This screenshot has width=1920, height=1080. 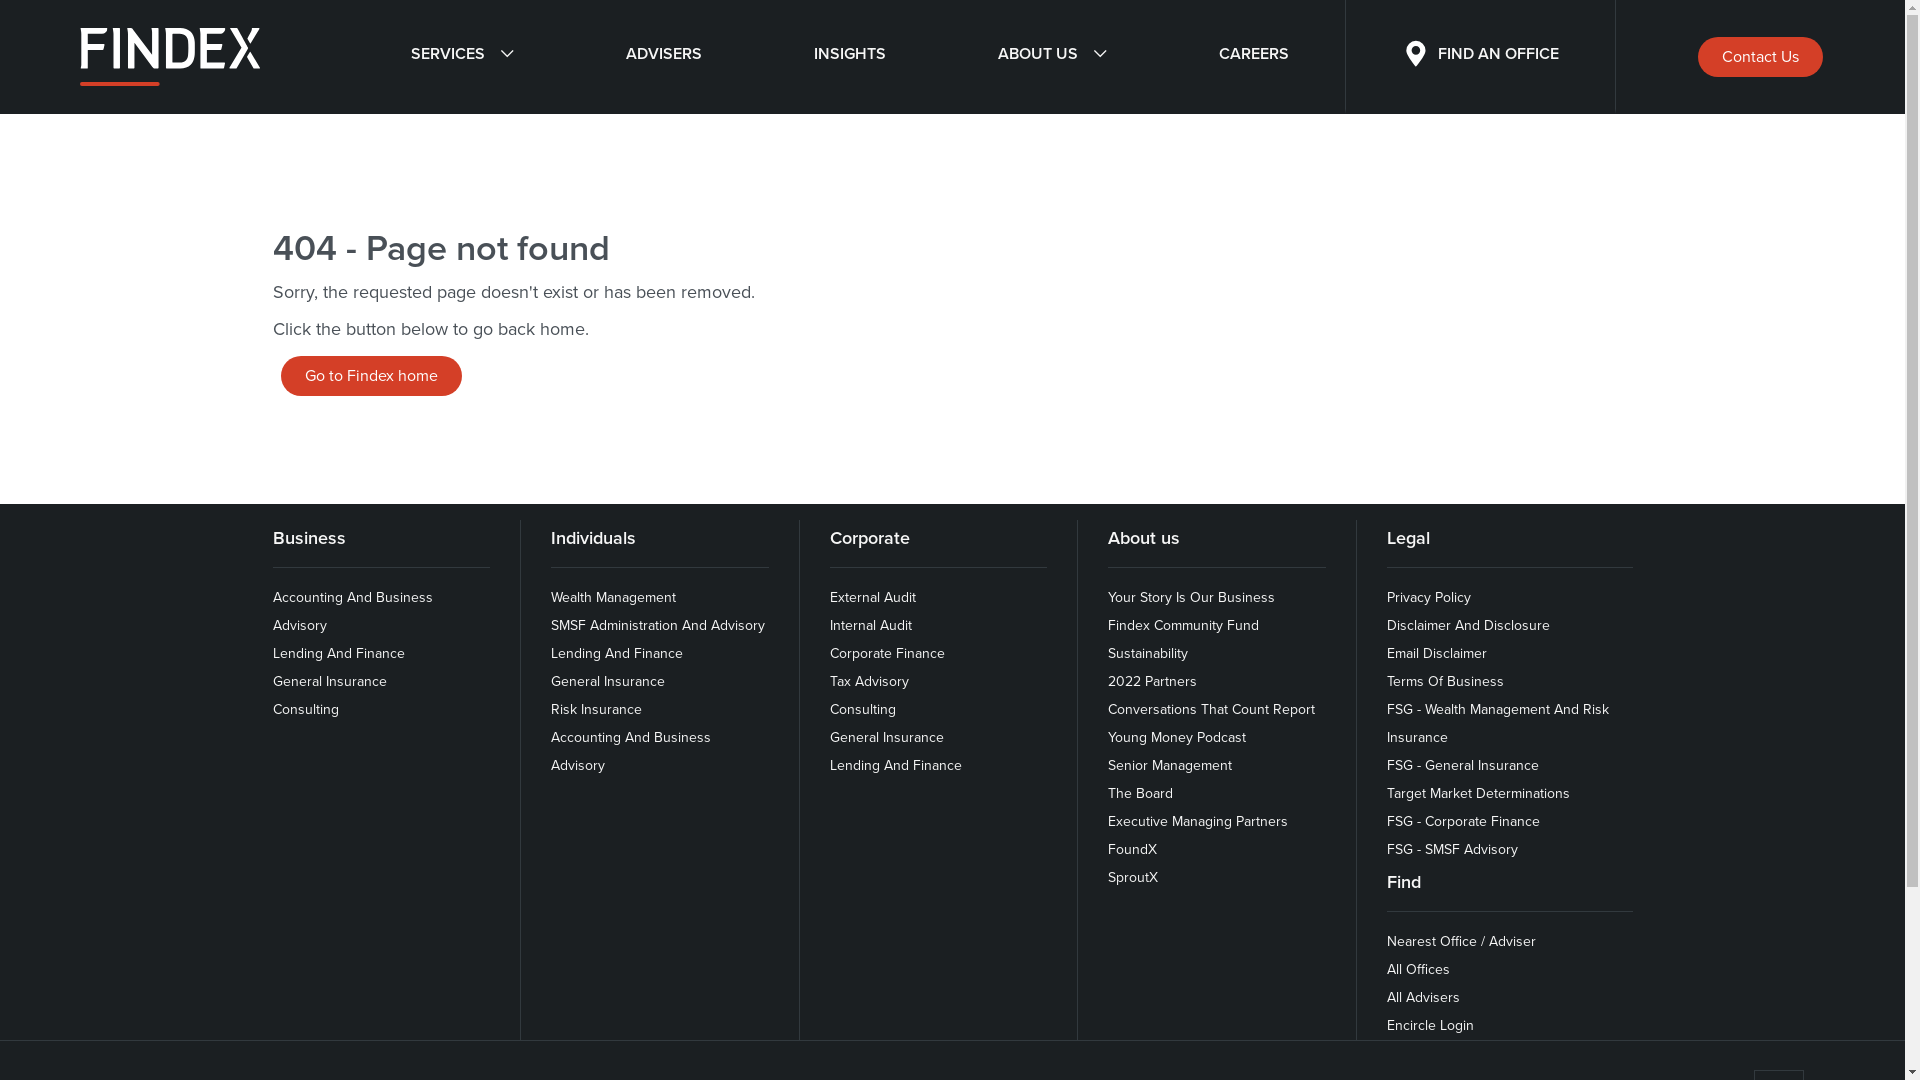 I want to click on '2022 Partners', so click(x=1107, y=680).